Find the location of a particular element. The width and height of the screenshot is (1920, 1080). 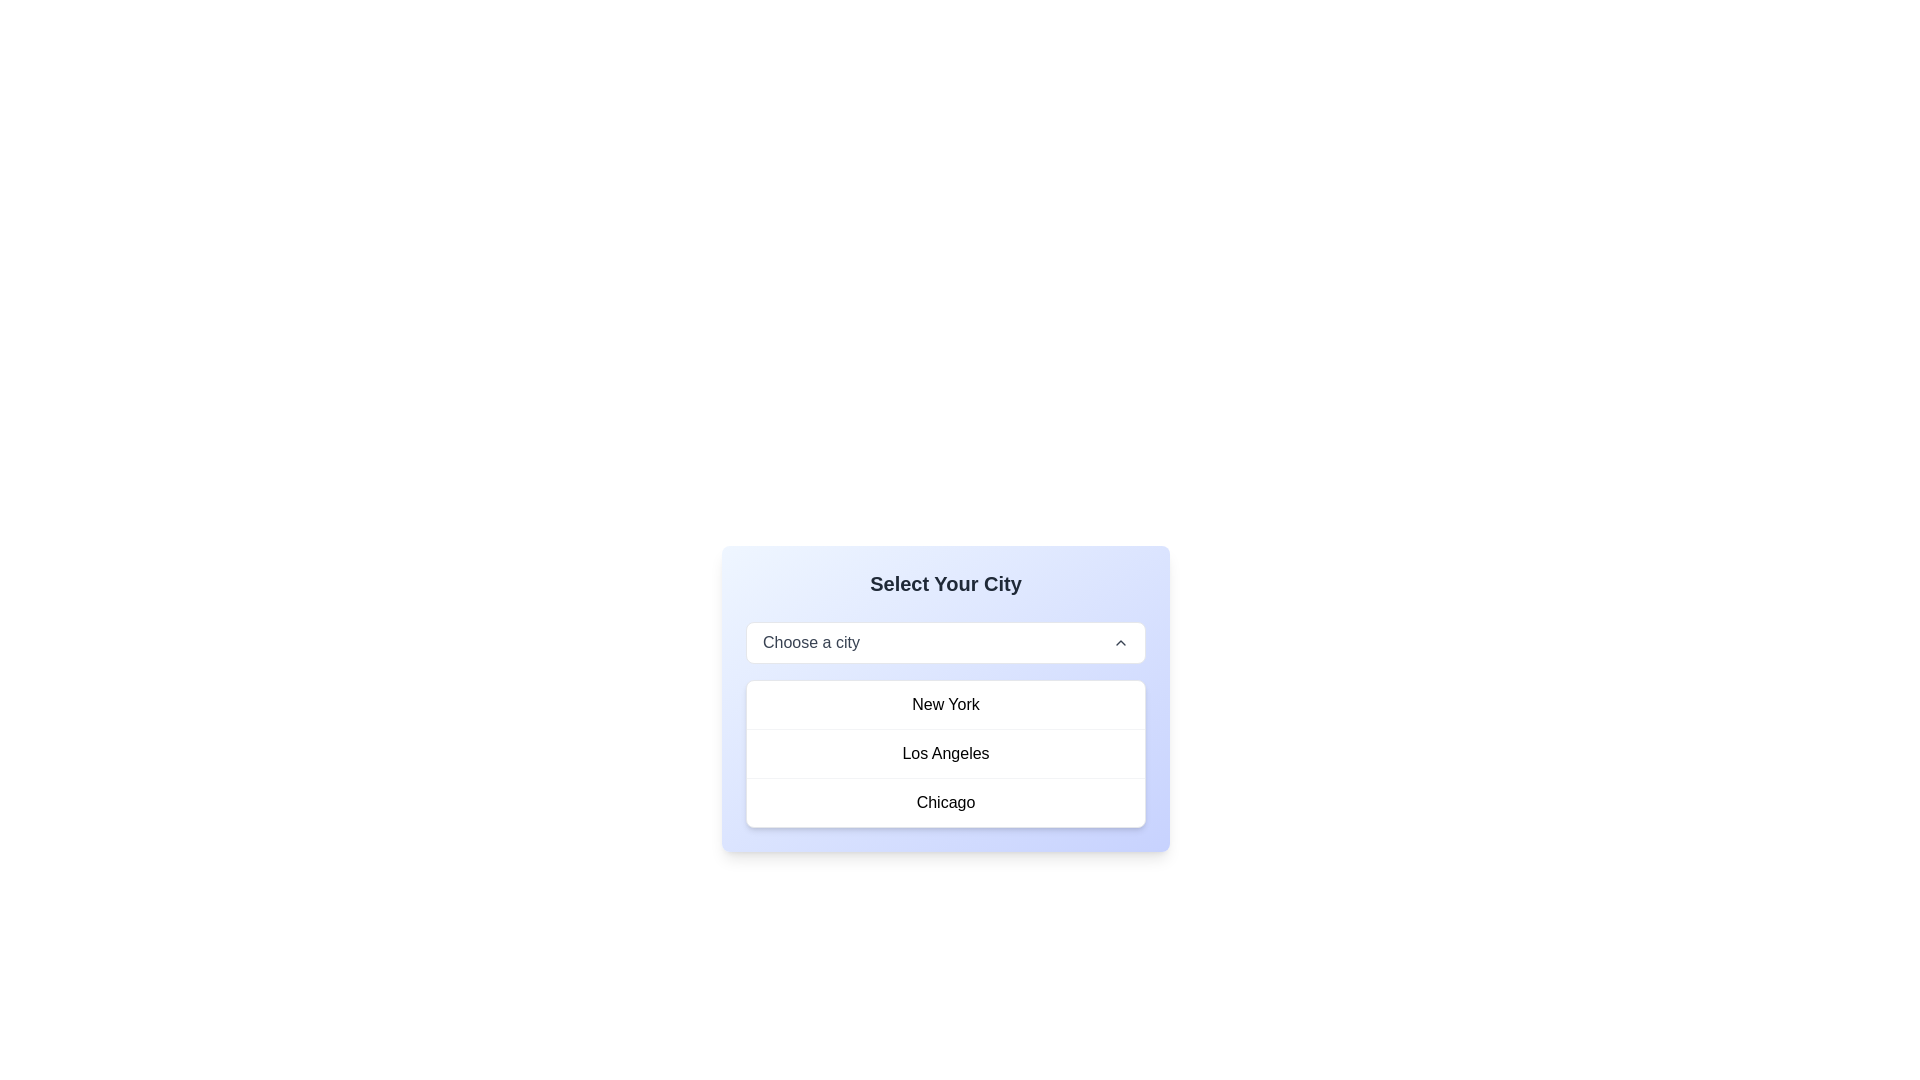

the selectable list item labeled 'New York' in the vertical list of city names is located at coordinates (944, 704).